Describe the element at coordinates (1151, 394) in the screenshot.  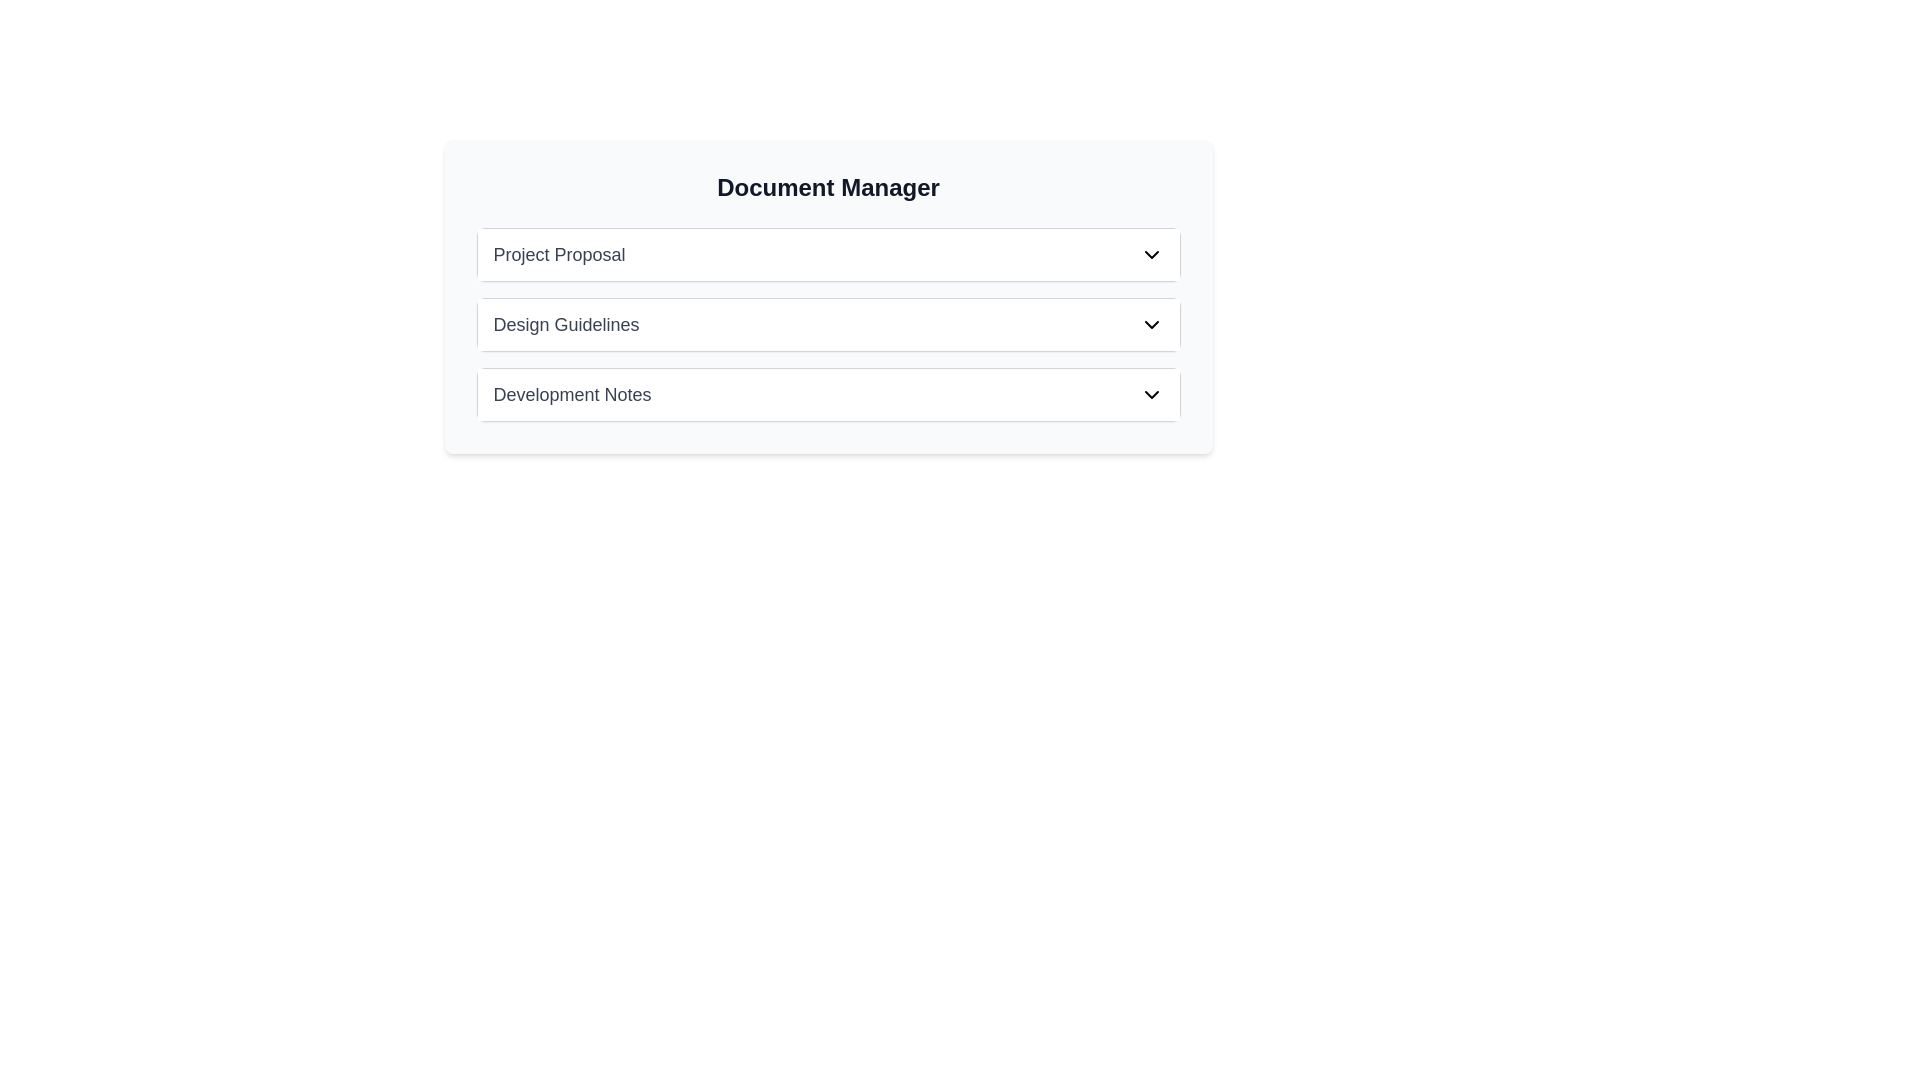
I see `the downwards chevron icon in the 'Development Notes' section` at that location.